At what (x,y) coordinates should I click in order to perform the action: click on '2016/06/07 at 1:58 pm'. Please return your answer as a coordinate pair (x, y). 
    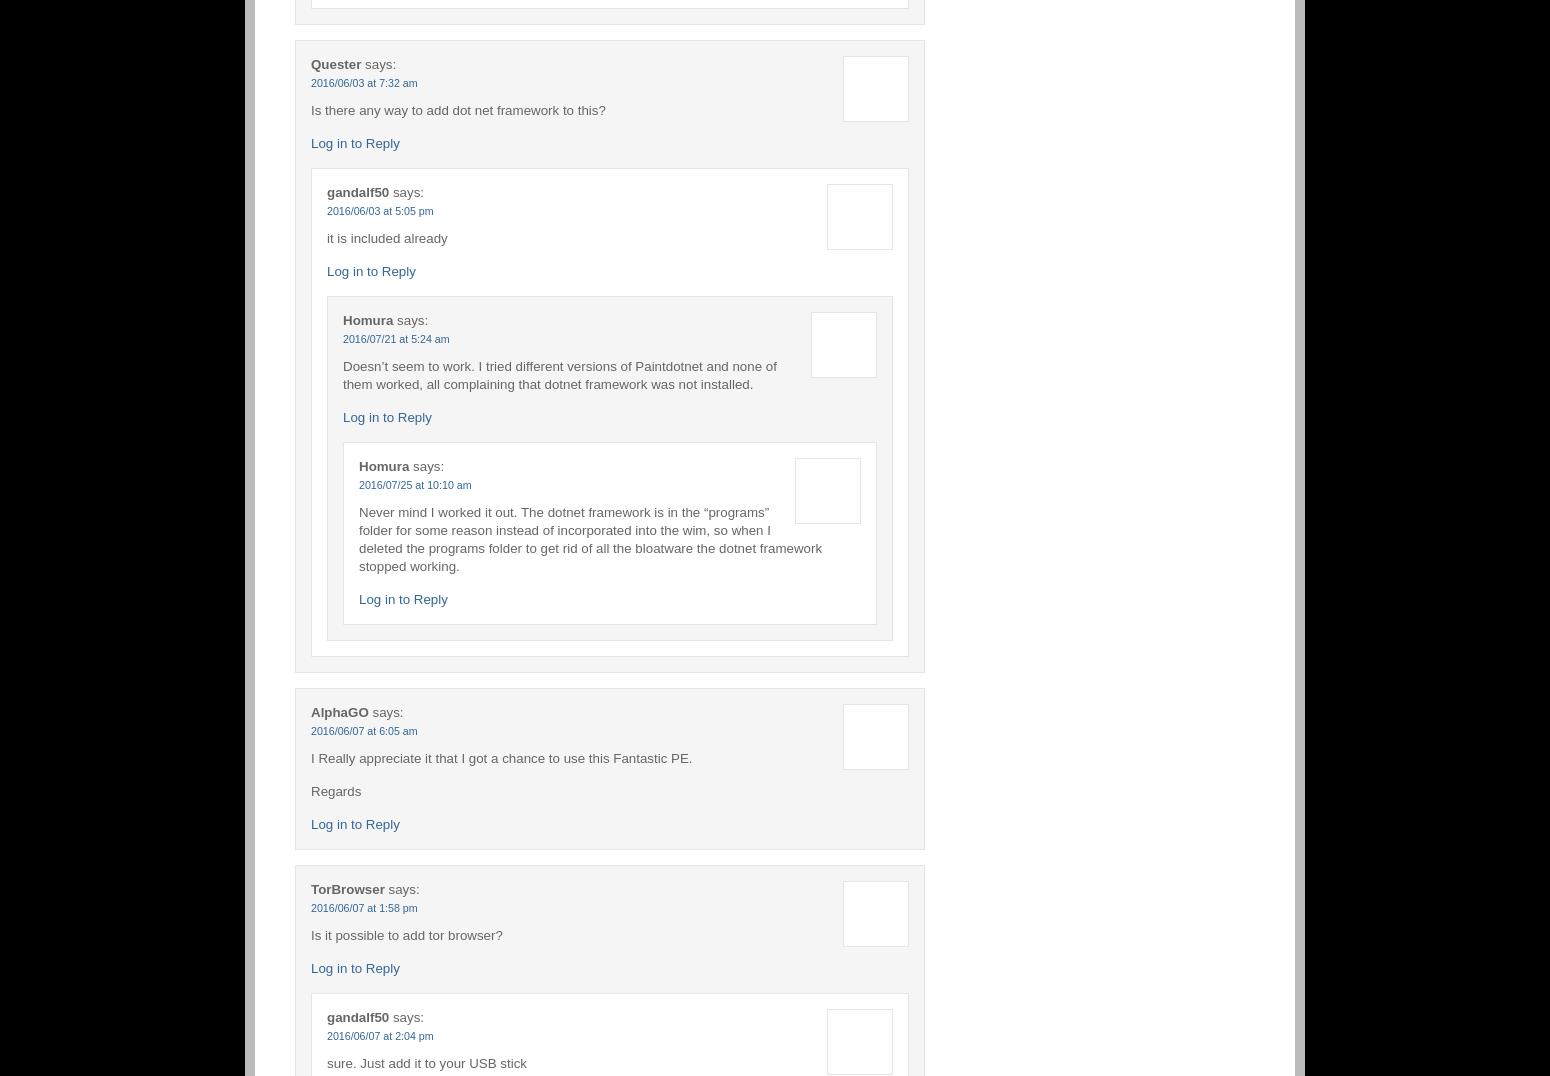
    Looking at the image, I should click on (362, 905).